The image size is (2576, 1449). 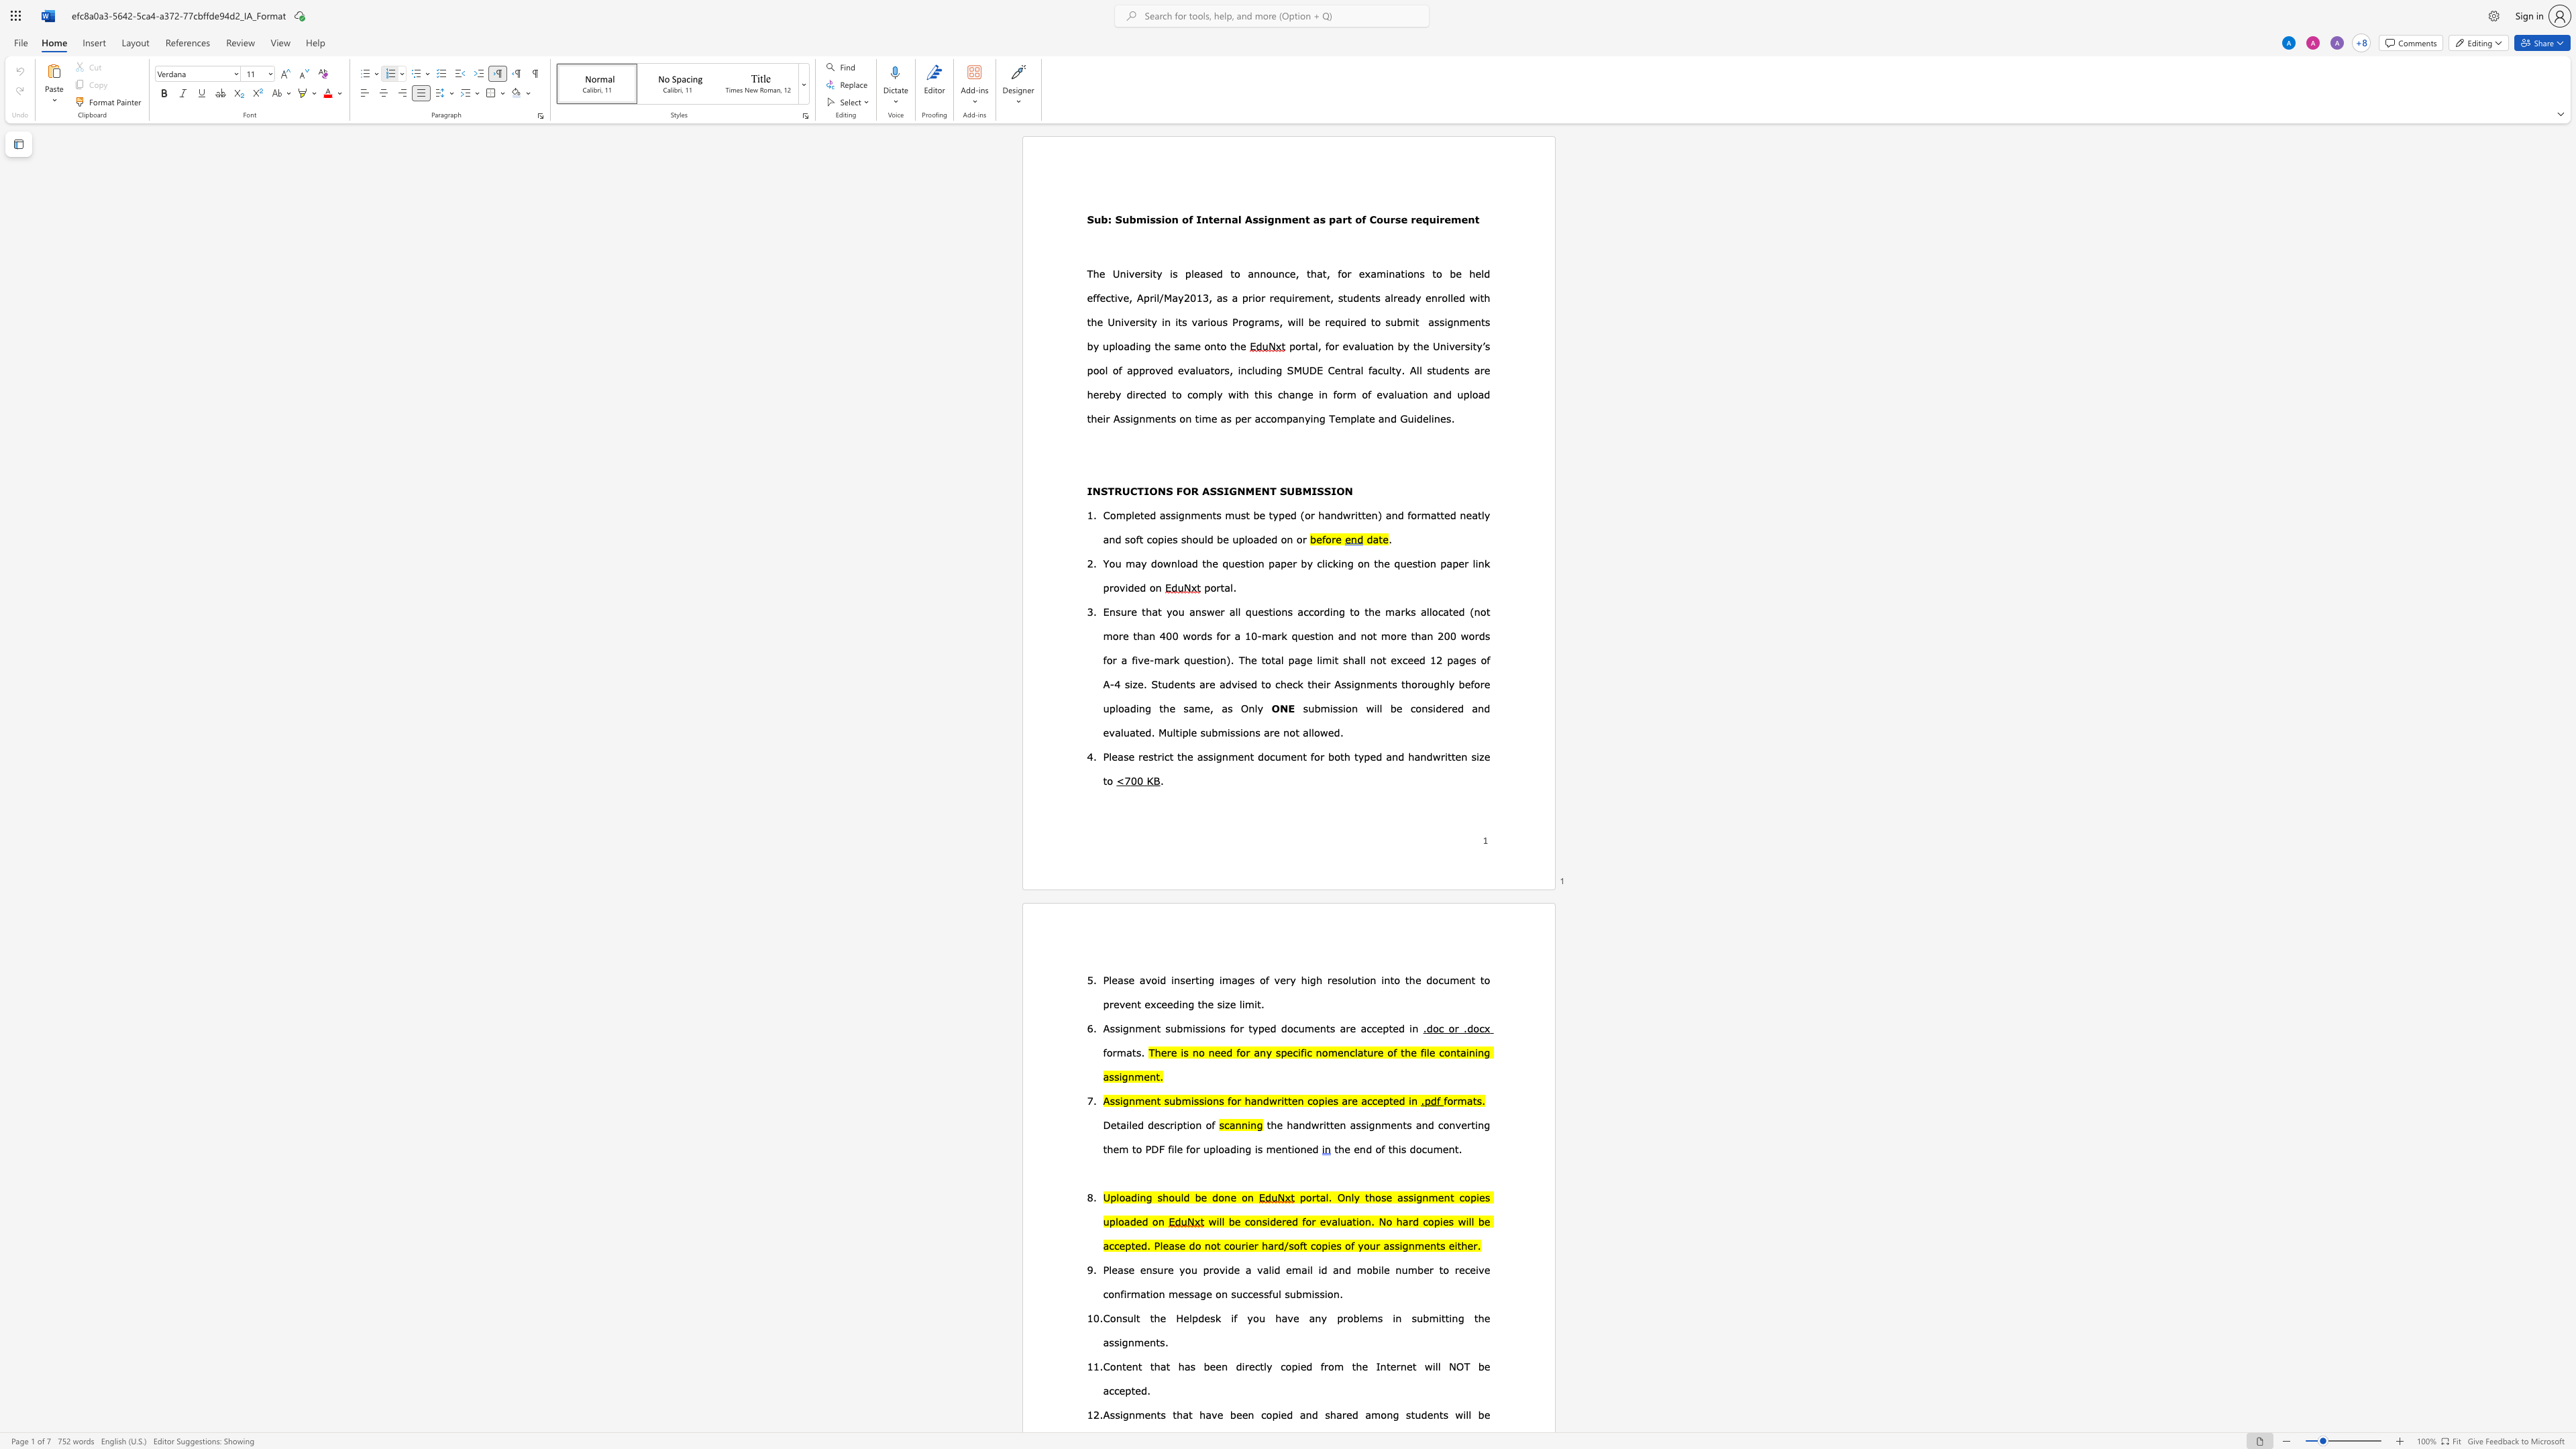 I want to click on the space between the continuous character "p" and "t" in the text, so click(x=1181, y=1125).